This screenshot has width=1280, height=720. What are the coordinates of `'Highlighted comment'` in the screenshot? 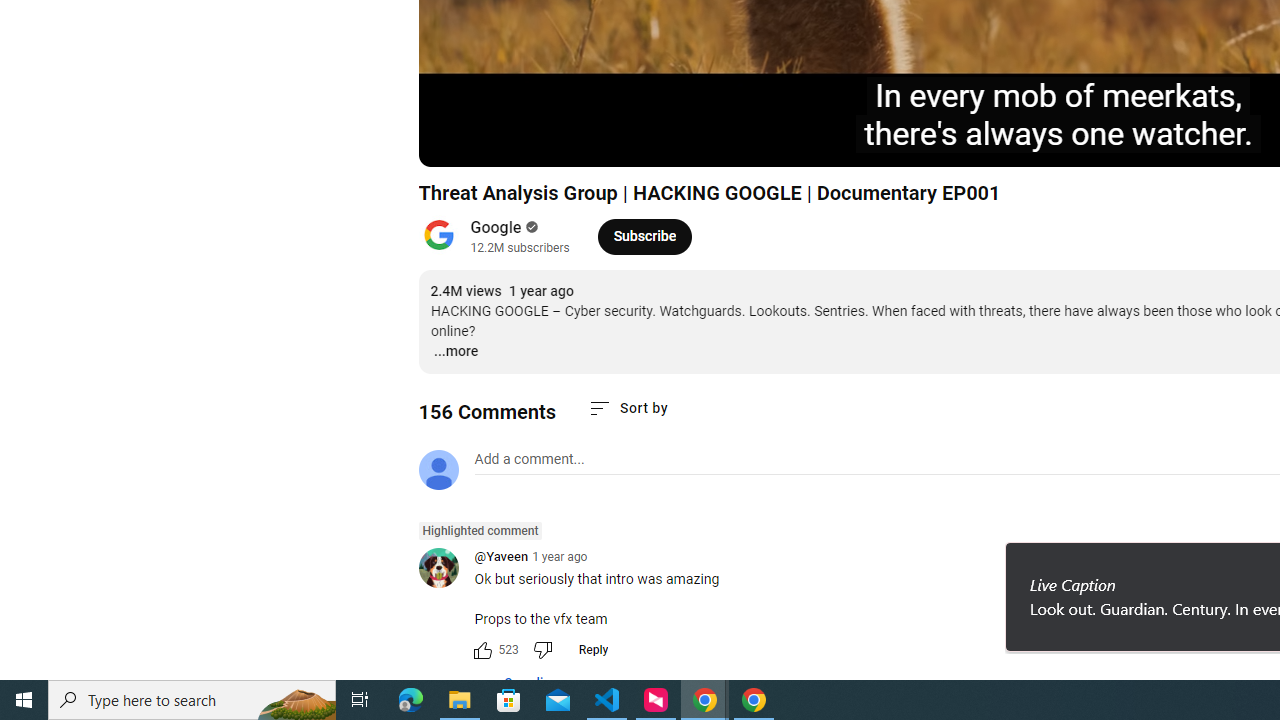 It's located at (480, 530).